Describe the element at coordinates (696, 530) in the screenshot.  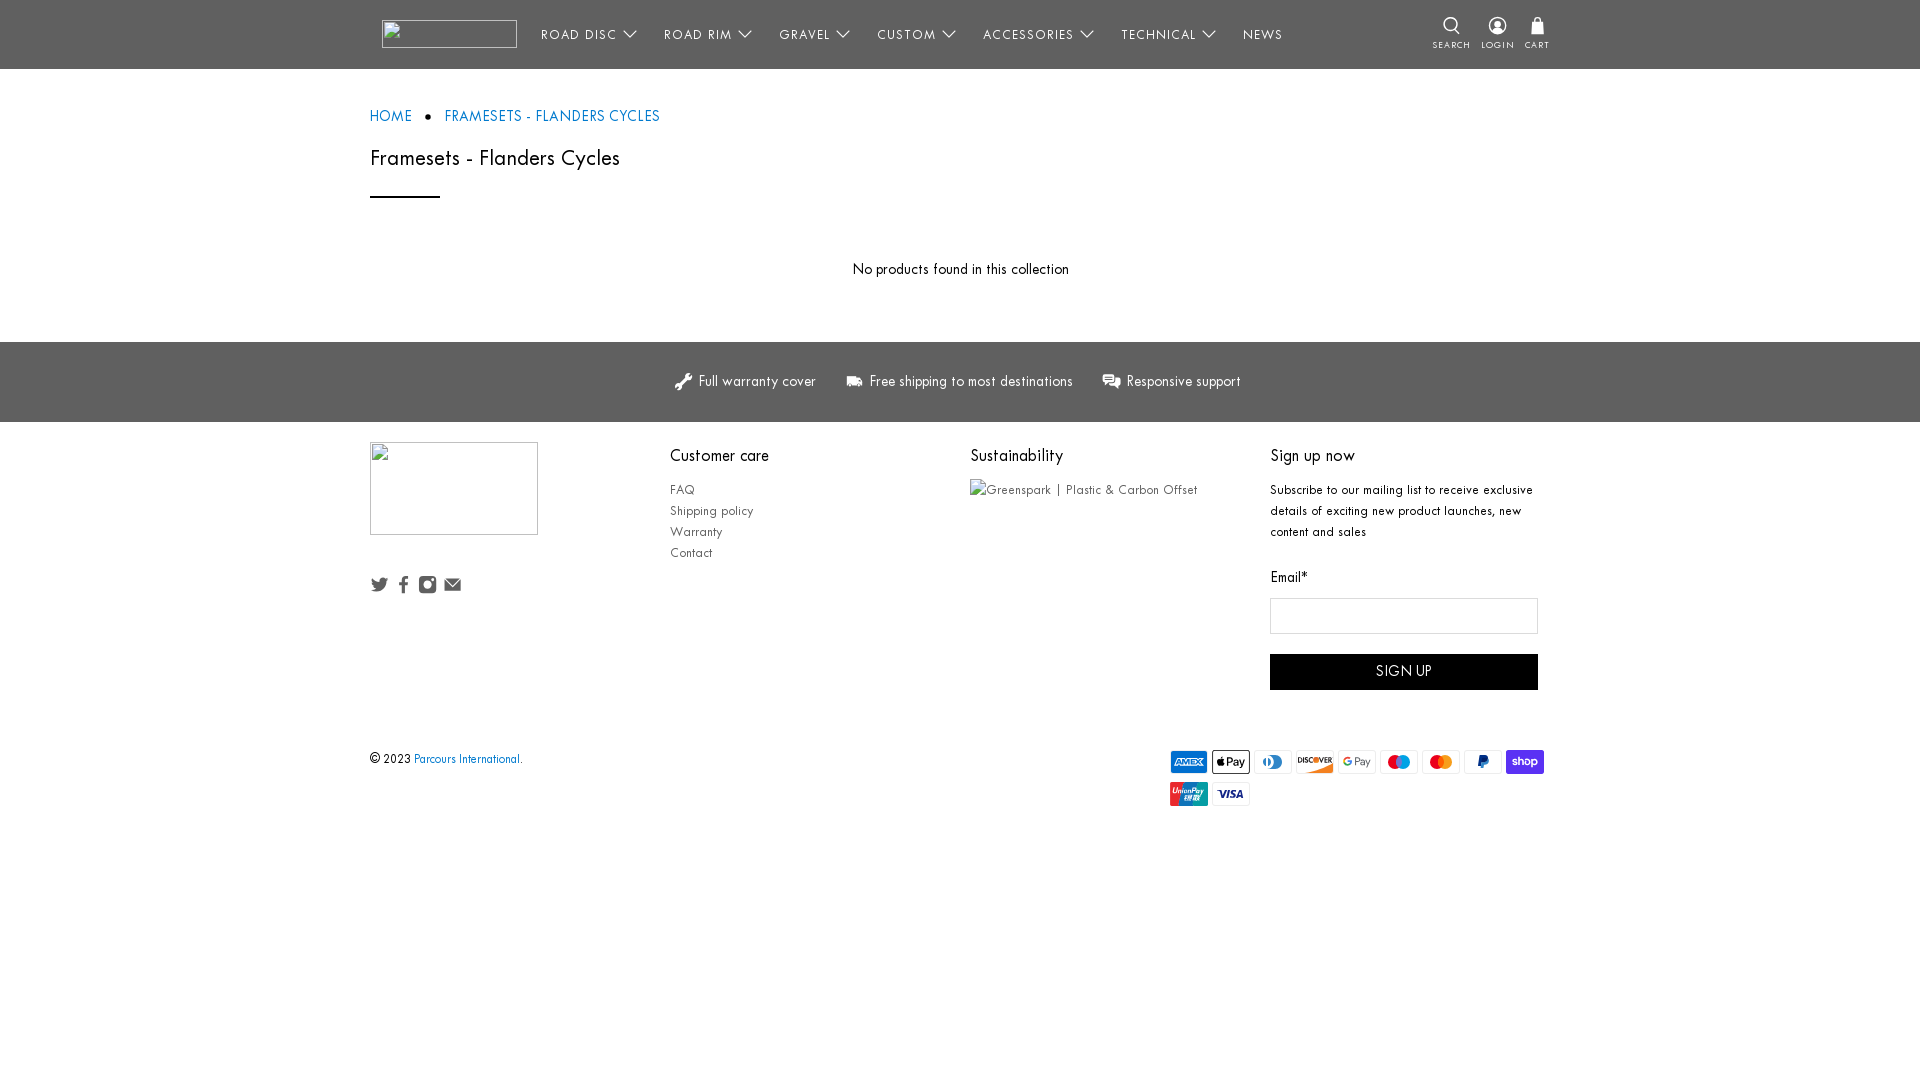
I see `'Warranty'` at that location.